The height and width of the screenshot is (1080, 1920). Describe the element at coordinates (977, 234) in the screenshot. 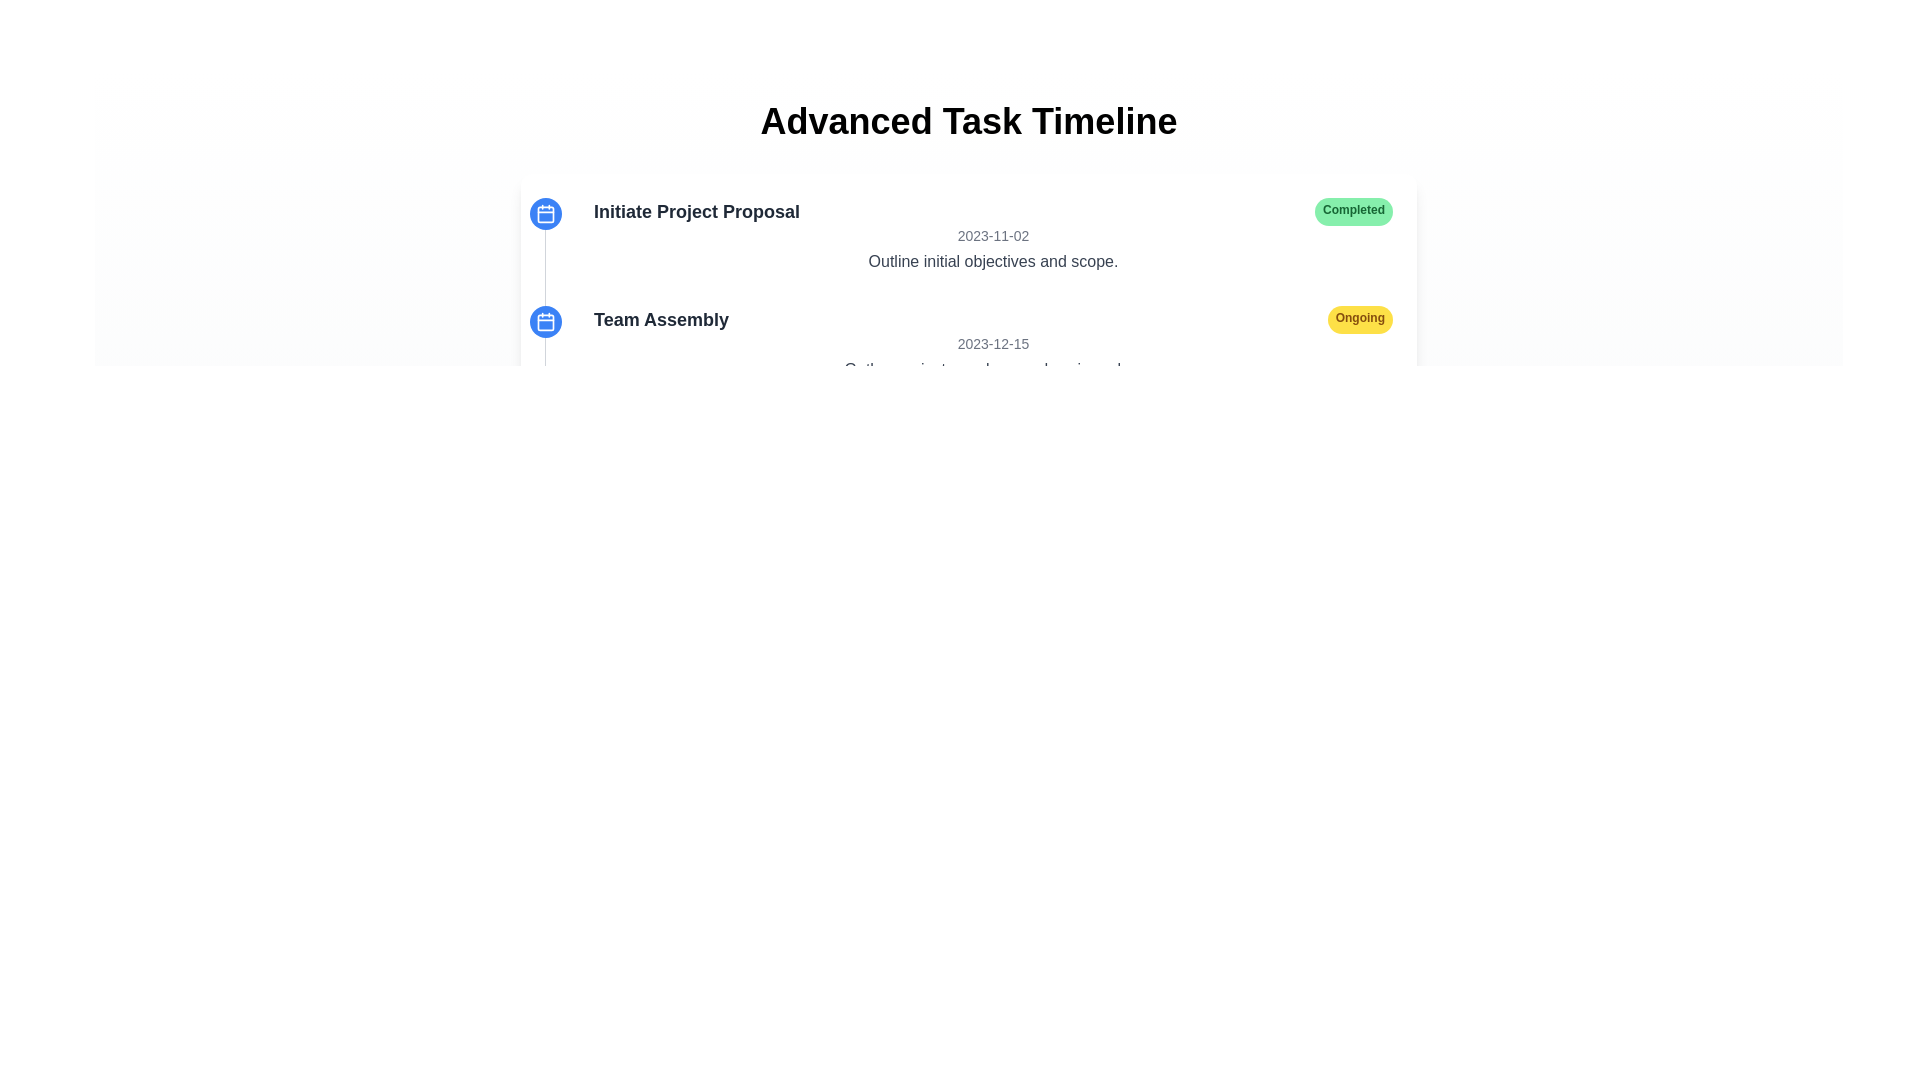

I see `text information from the task block labeled 'Initiate Project Proposal' which includes the title, status badge, date, and description` at that location.